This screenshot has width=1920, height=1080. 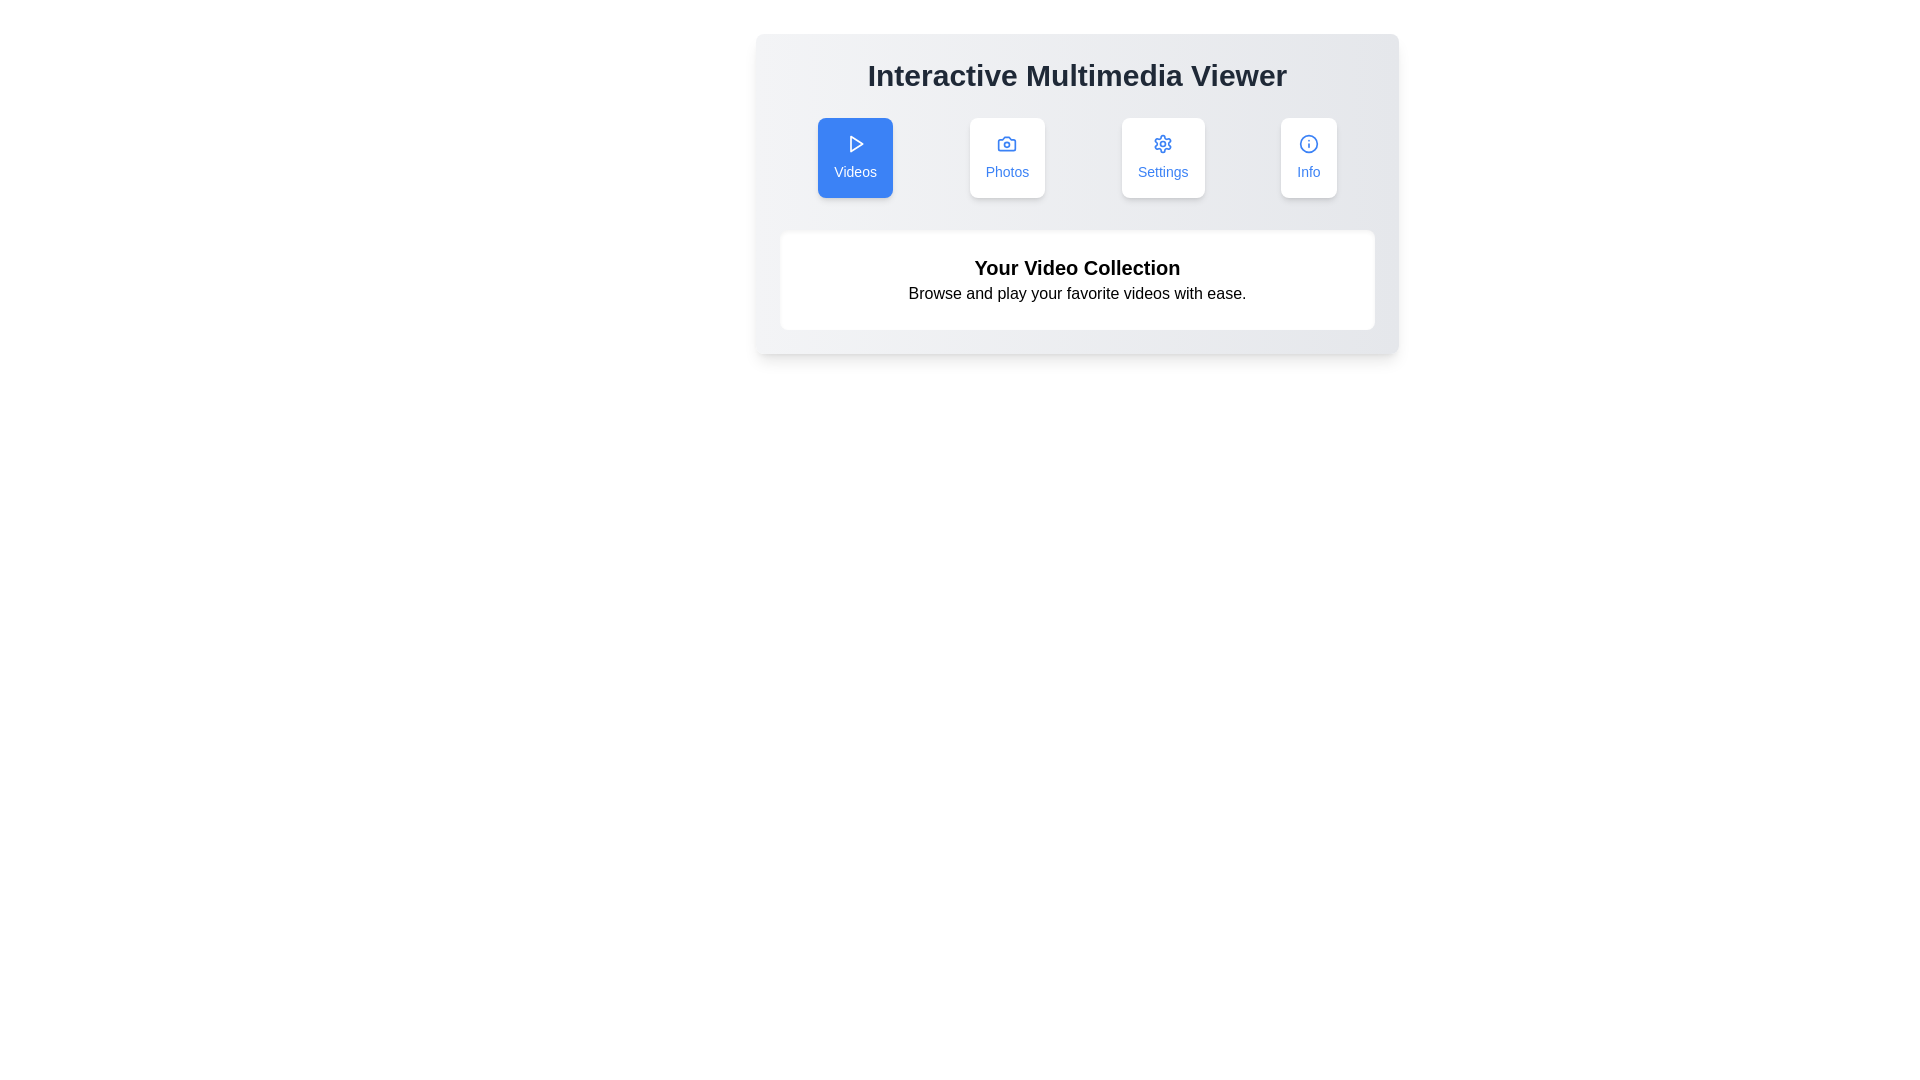 What do you see at coordinates (1308, 157) in the screenshot?
I see `the 'Info' button, which is a rectangular button with rounded corners, featuring a blue outlined circle icon with an 'i' inside it above the text label 'Info' in blue font, located at the top-right of the row of buttons` at bounding box center [1308, 157].